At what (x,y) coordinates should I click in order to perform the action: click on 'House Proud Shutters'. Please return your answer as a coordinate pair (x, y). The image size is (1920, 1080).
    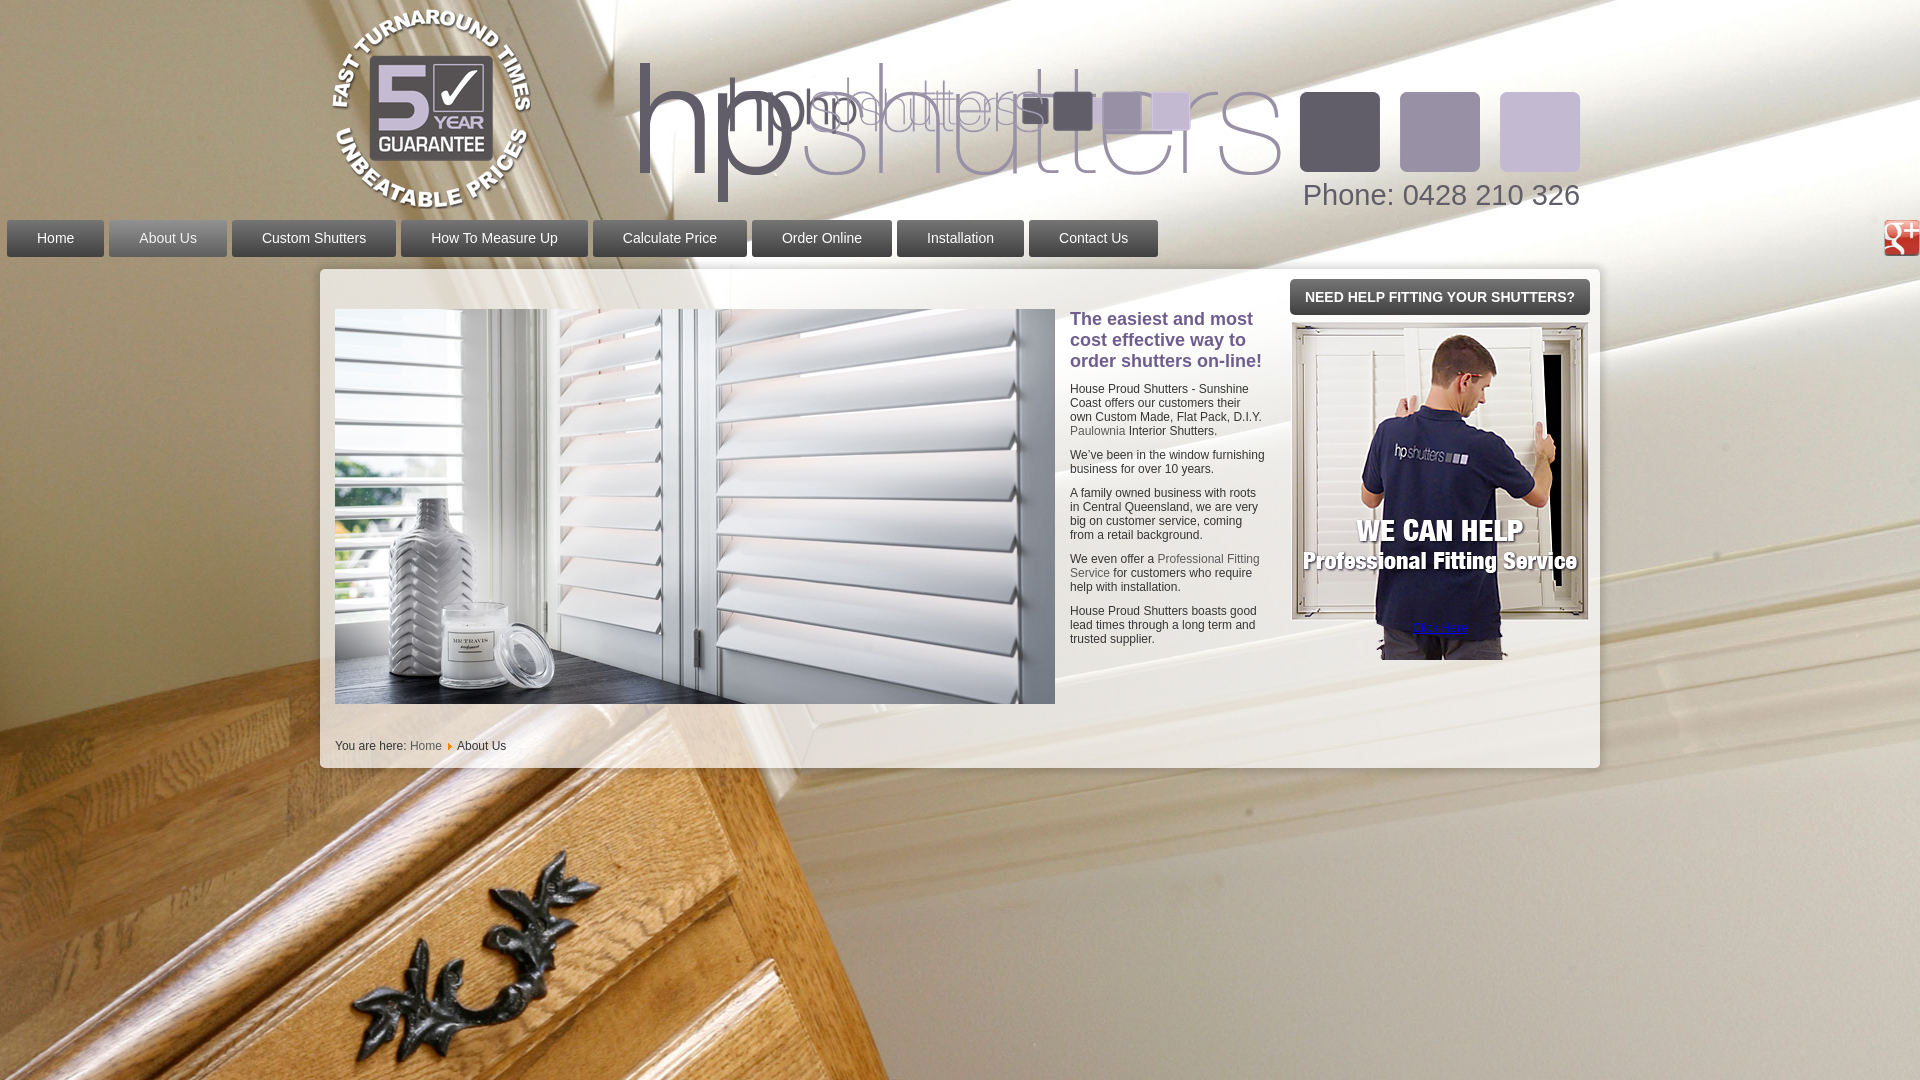
    Looking at the image, I should click on (1108, 130).